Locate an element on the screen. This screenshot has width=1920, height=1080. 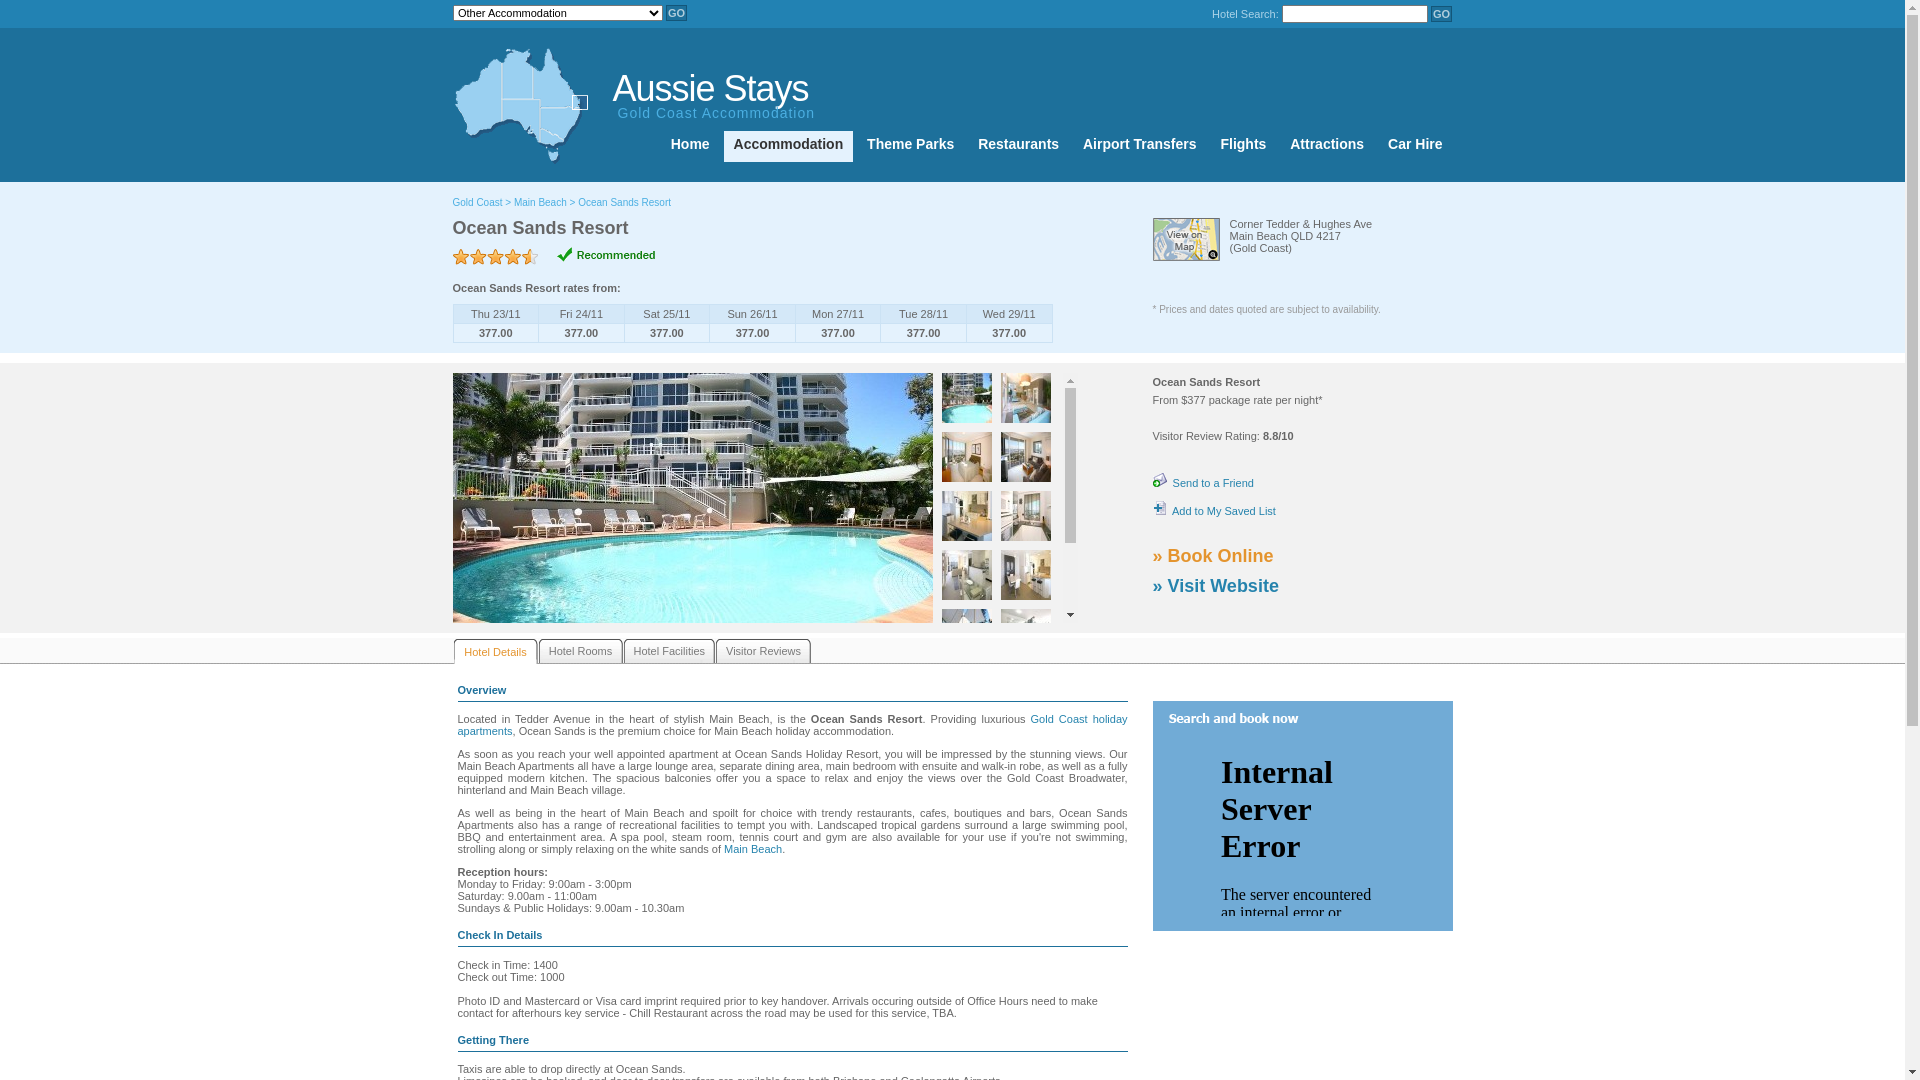
'Hotel Facilities' is located at coordinates (623, 651).